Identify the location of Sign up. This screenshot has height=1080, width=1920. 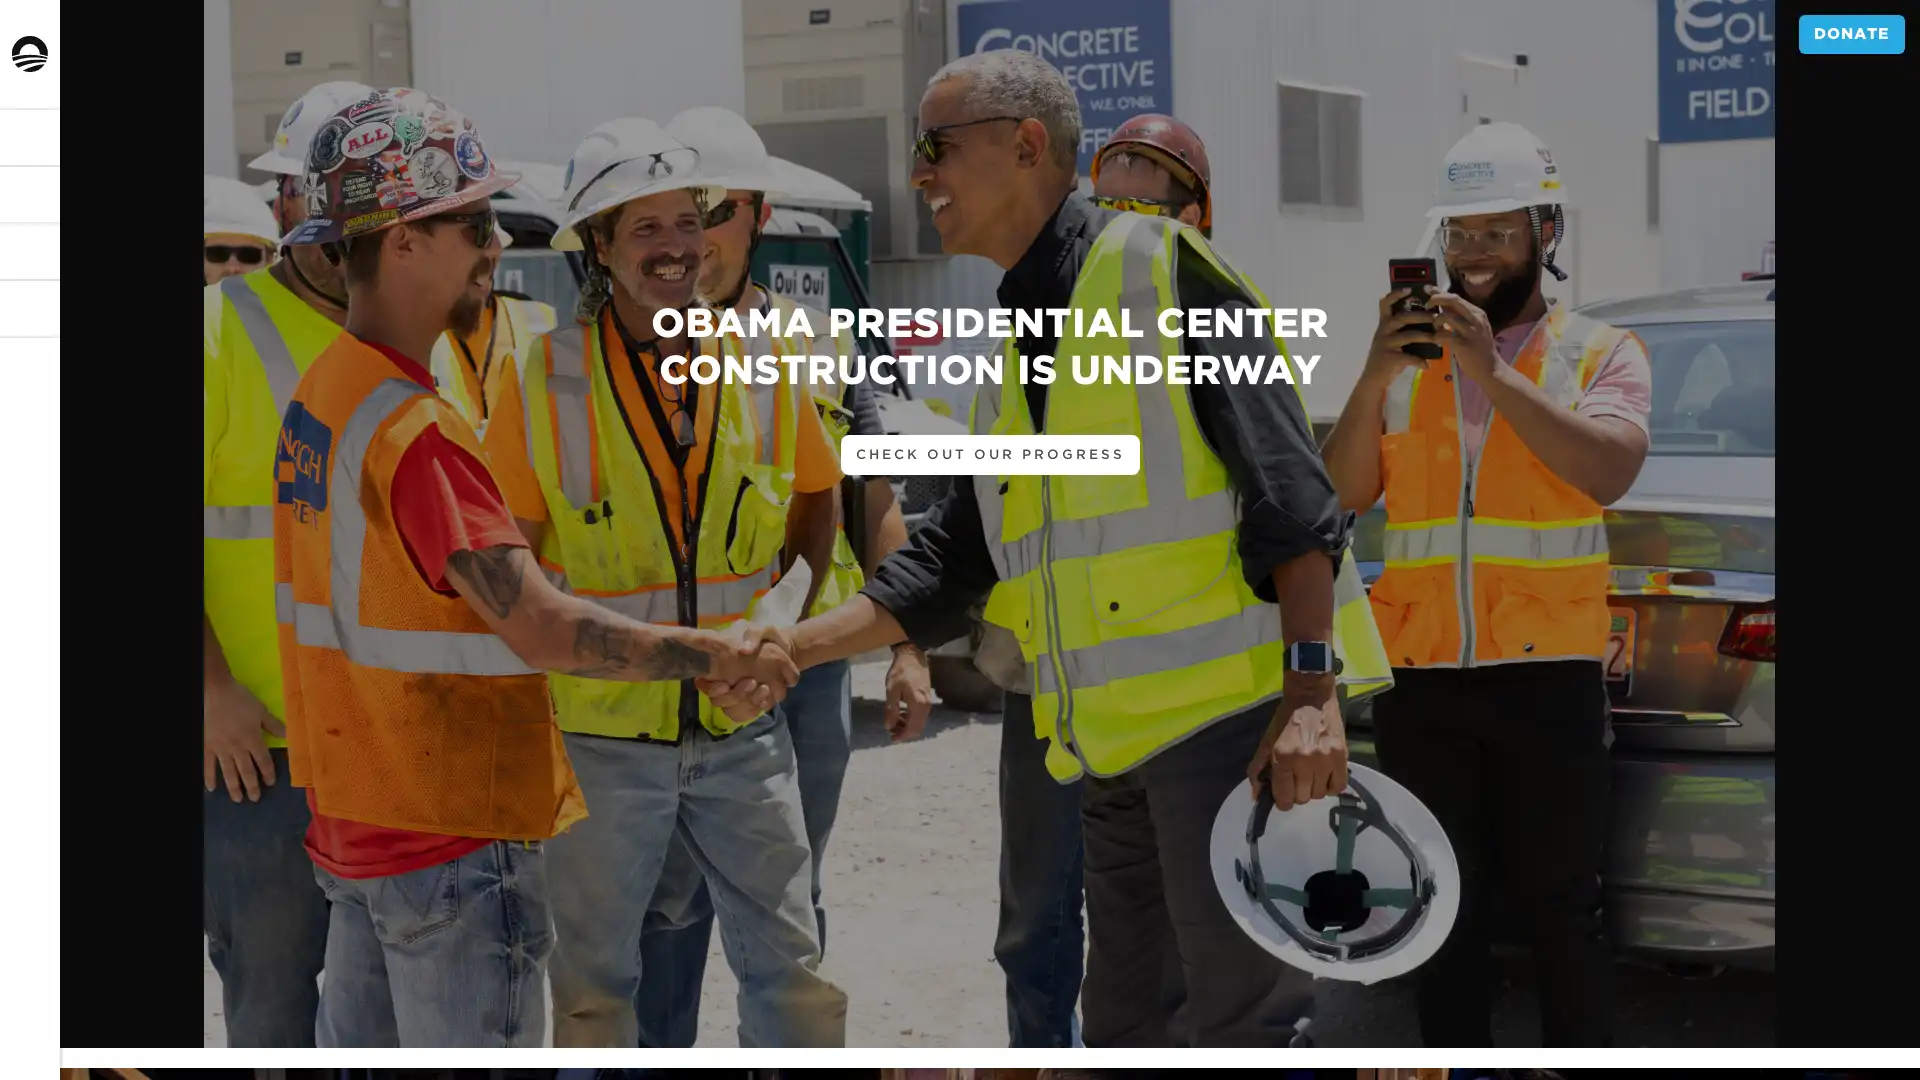
(62, 614).